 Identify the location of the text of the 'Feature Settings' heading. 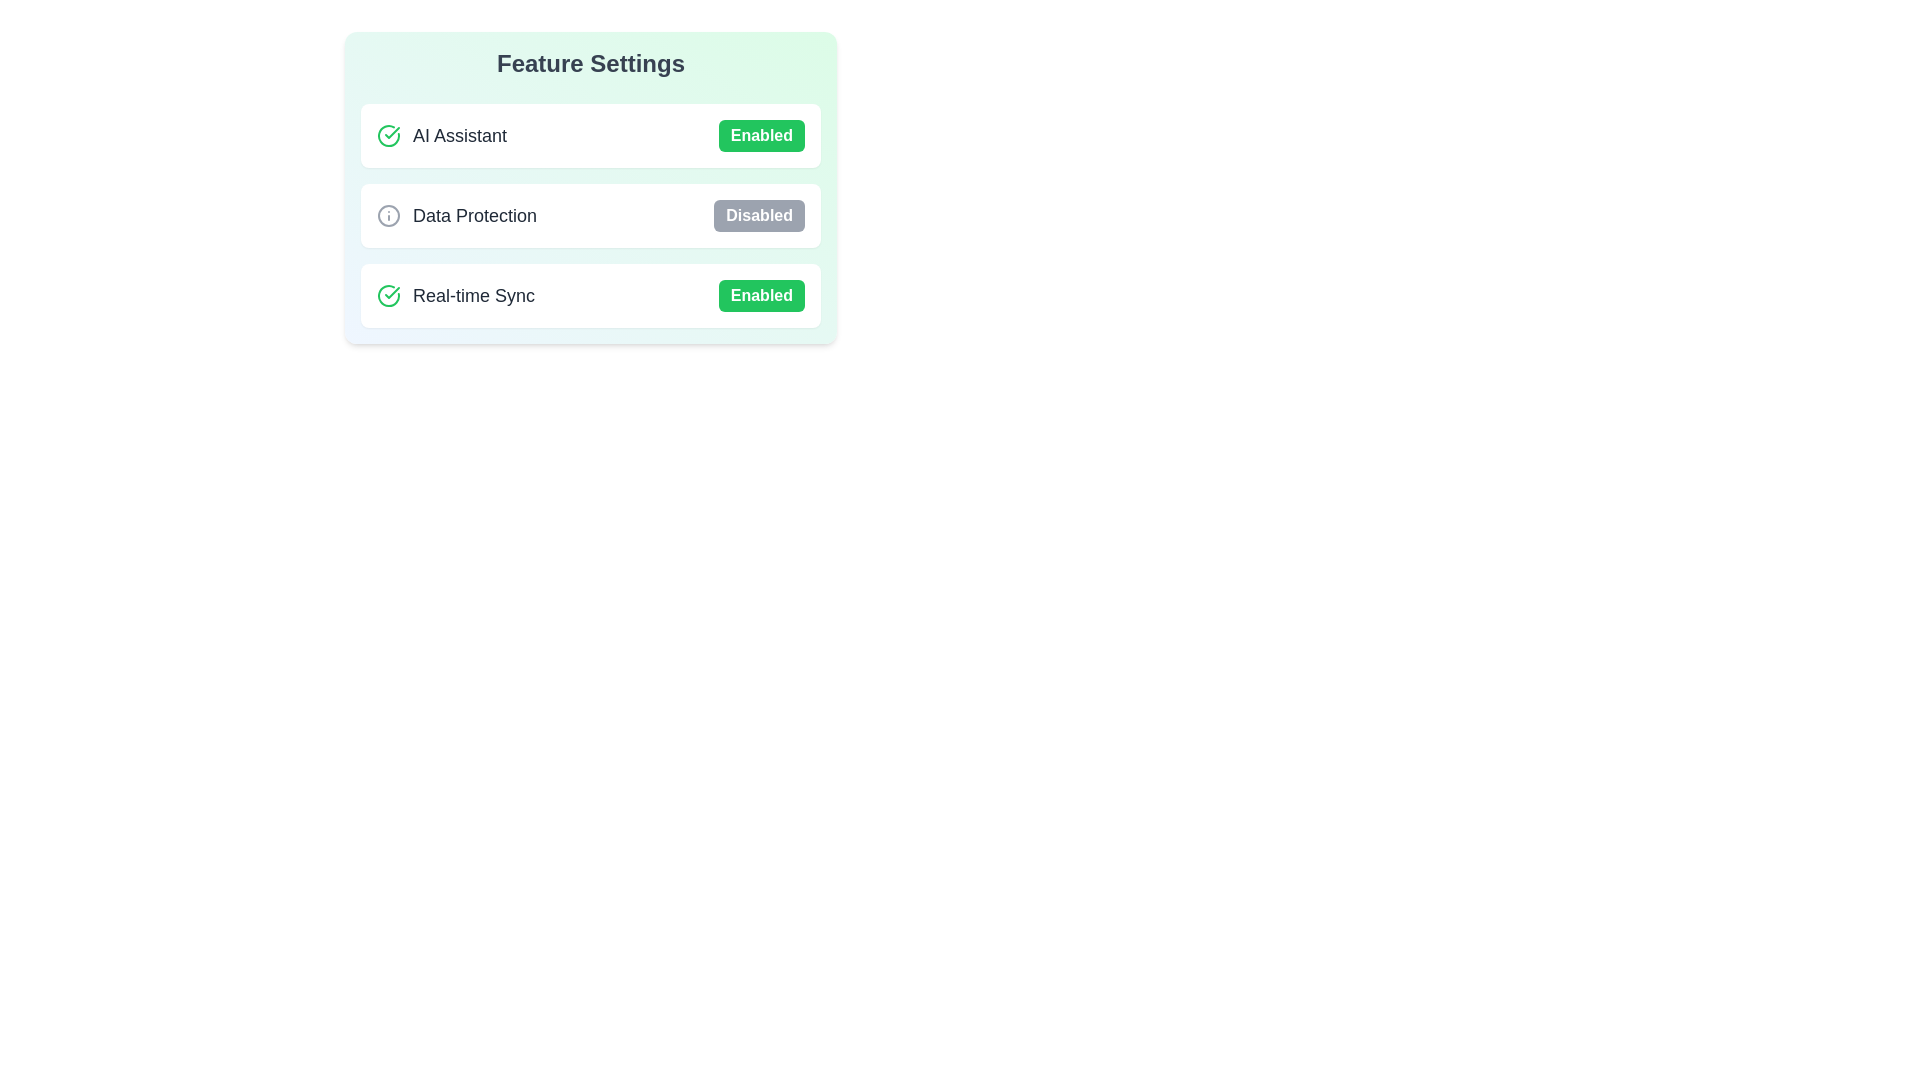
(589, 63).